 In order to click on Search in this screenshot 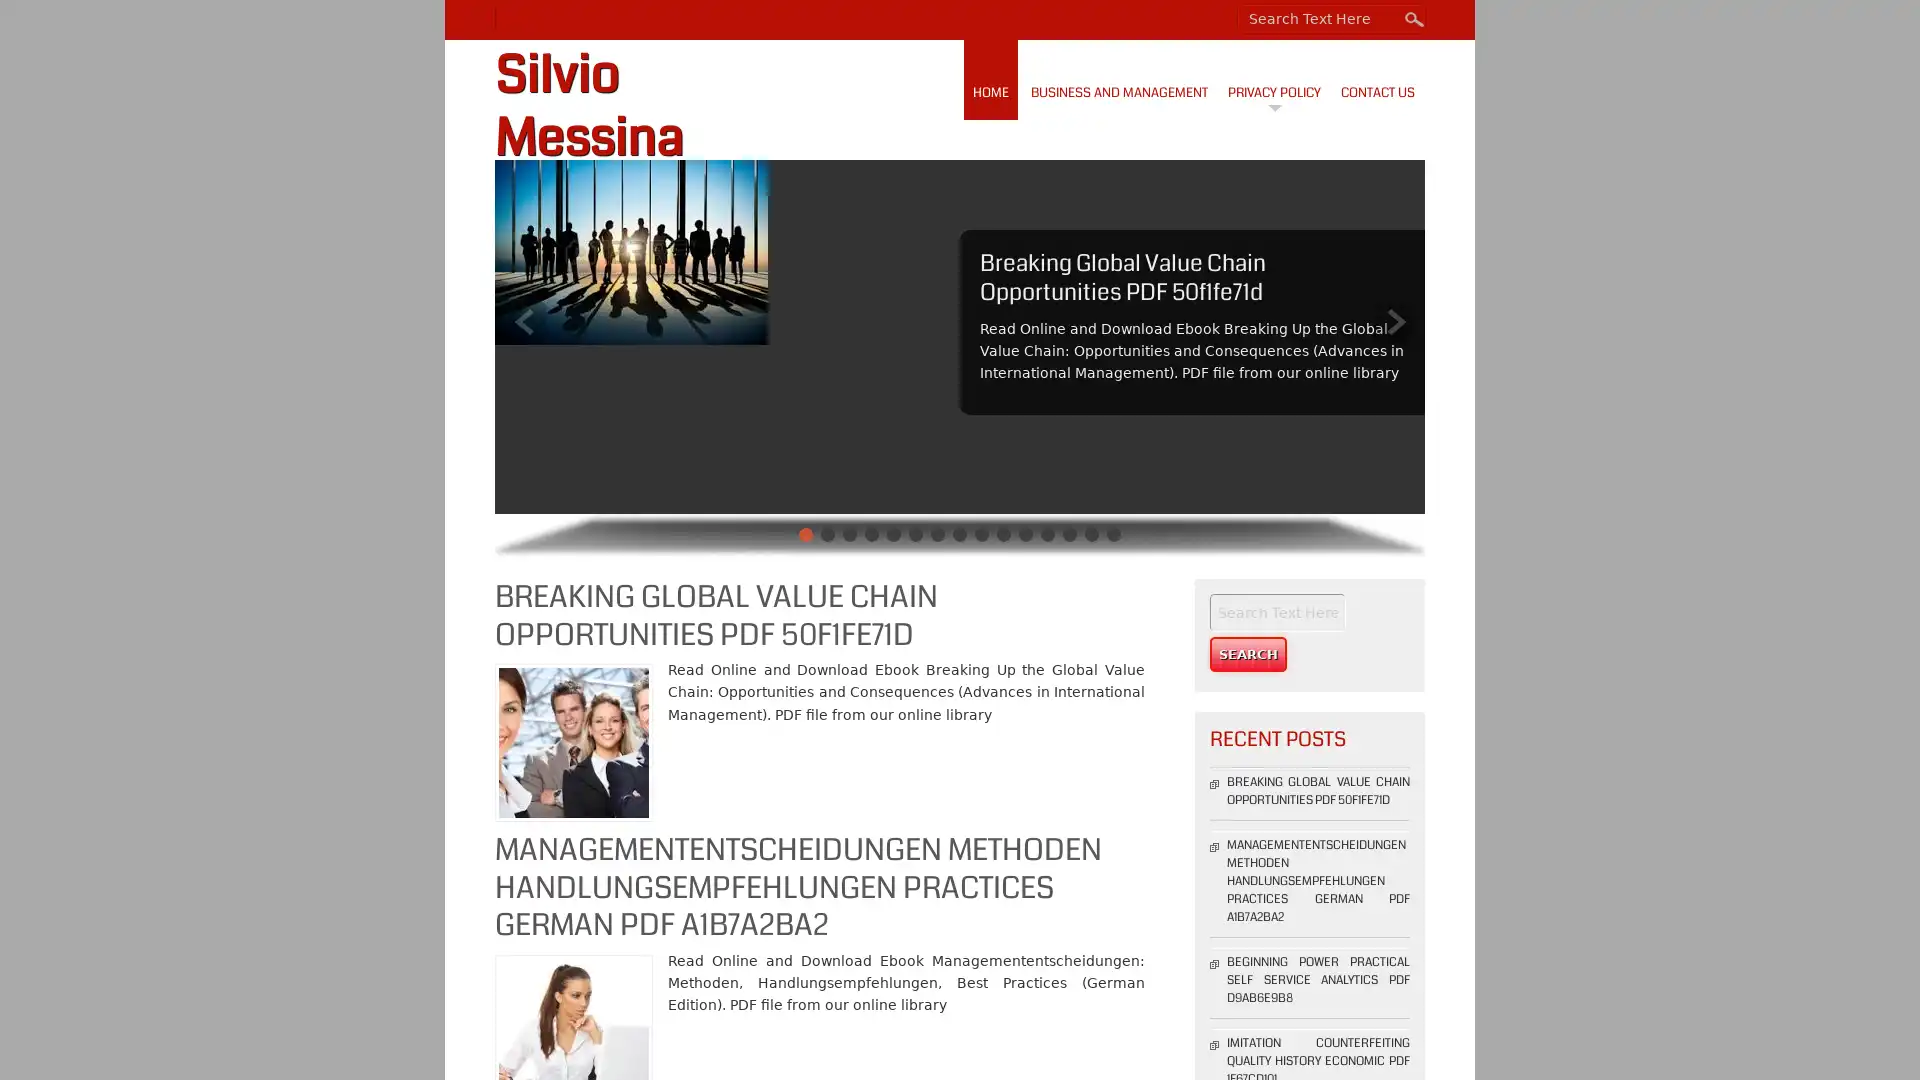, I will do `click(1247, 654)`.